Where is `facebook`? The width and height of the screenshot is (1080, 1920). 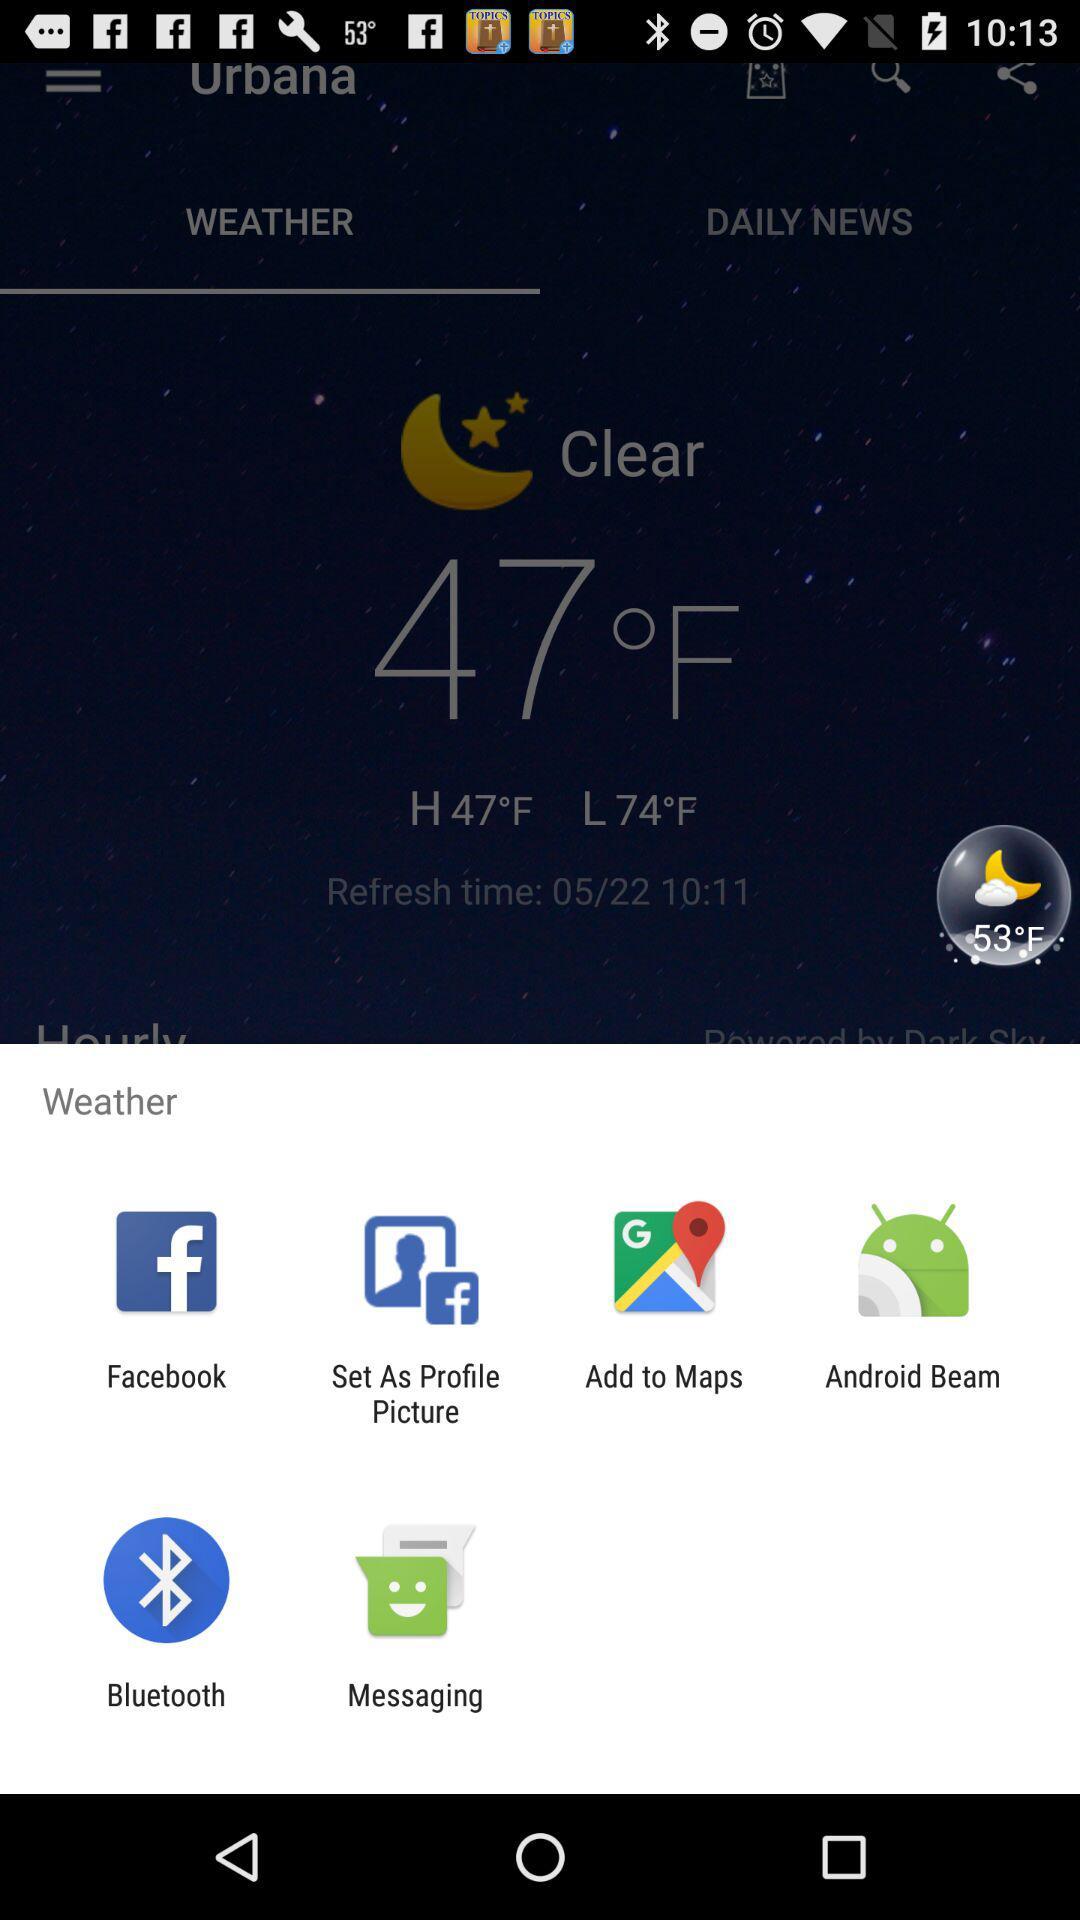
facebook is located at coordinates (165, 1392).